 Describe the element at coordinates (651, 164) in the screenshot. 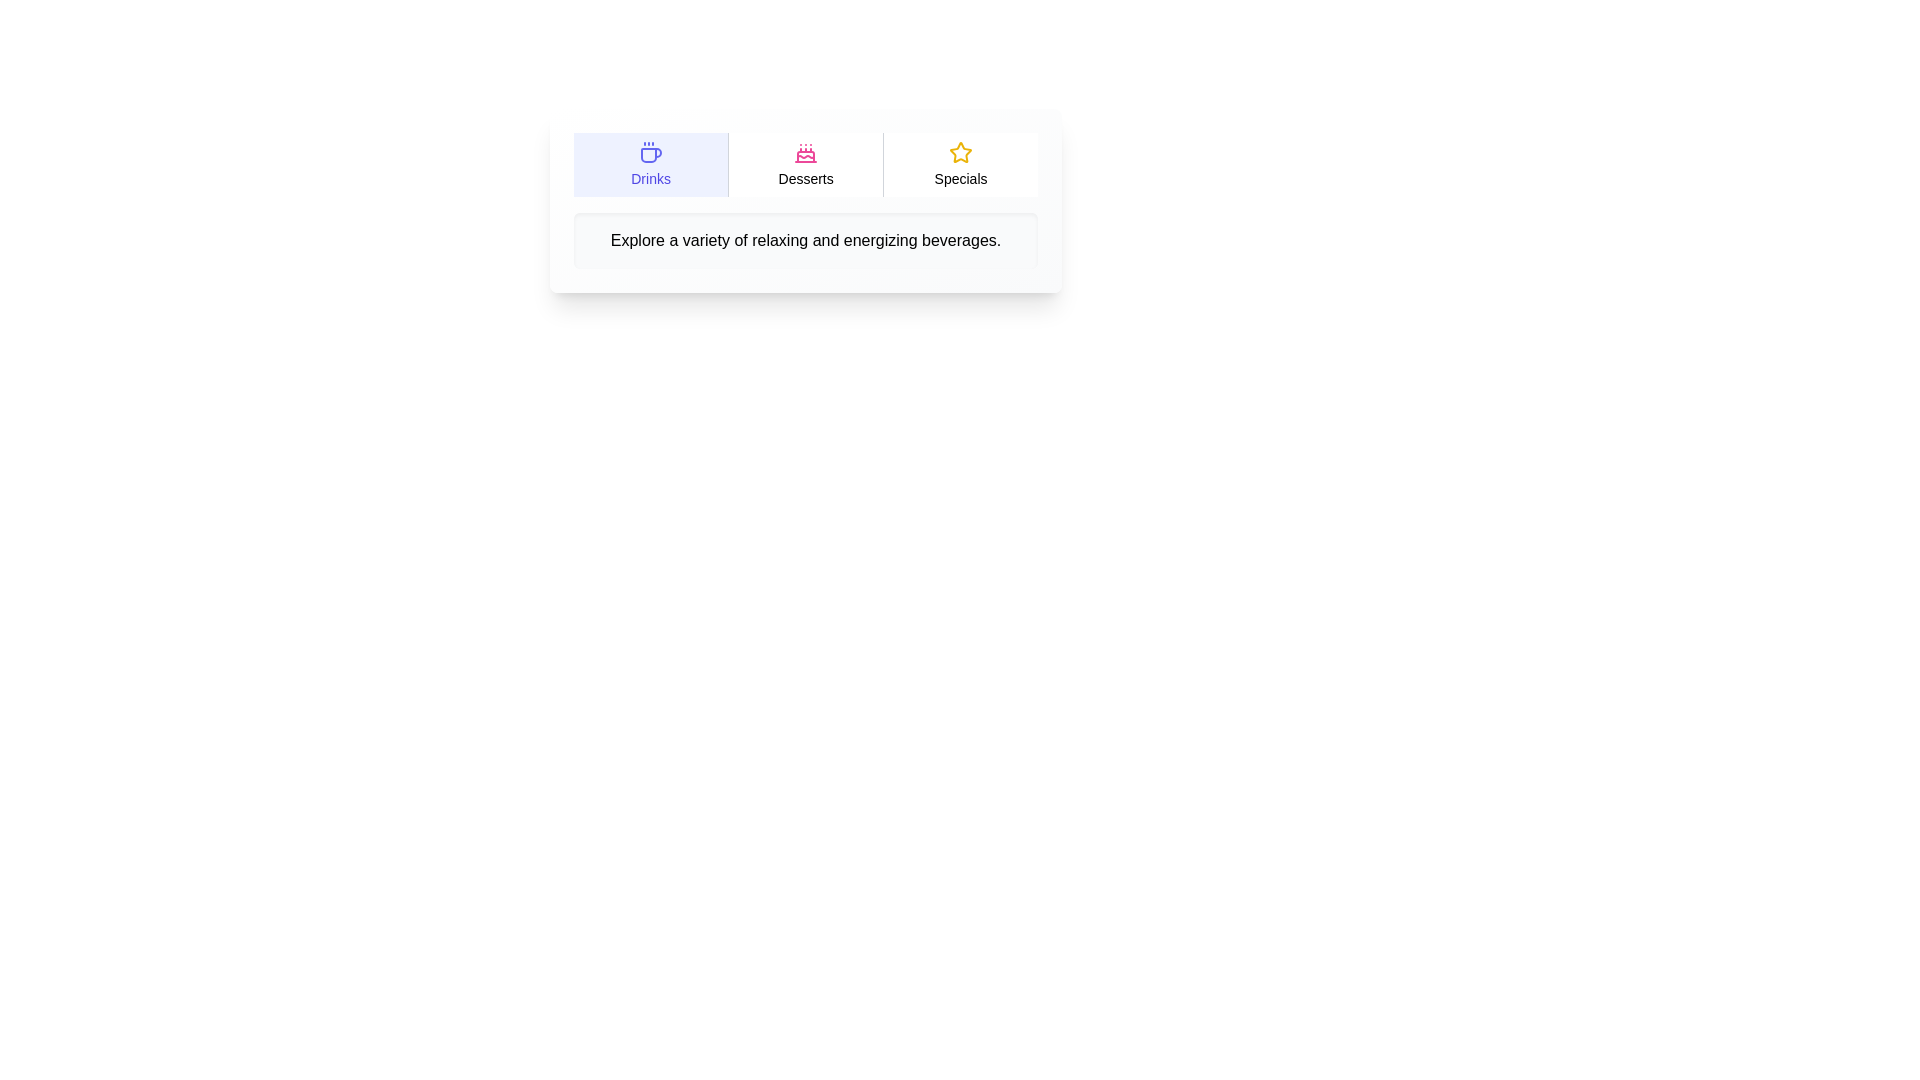

I see `the tab labeled Drinks` at that location.